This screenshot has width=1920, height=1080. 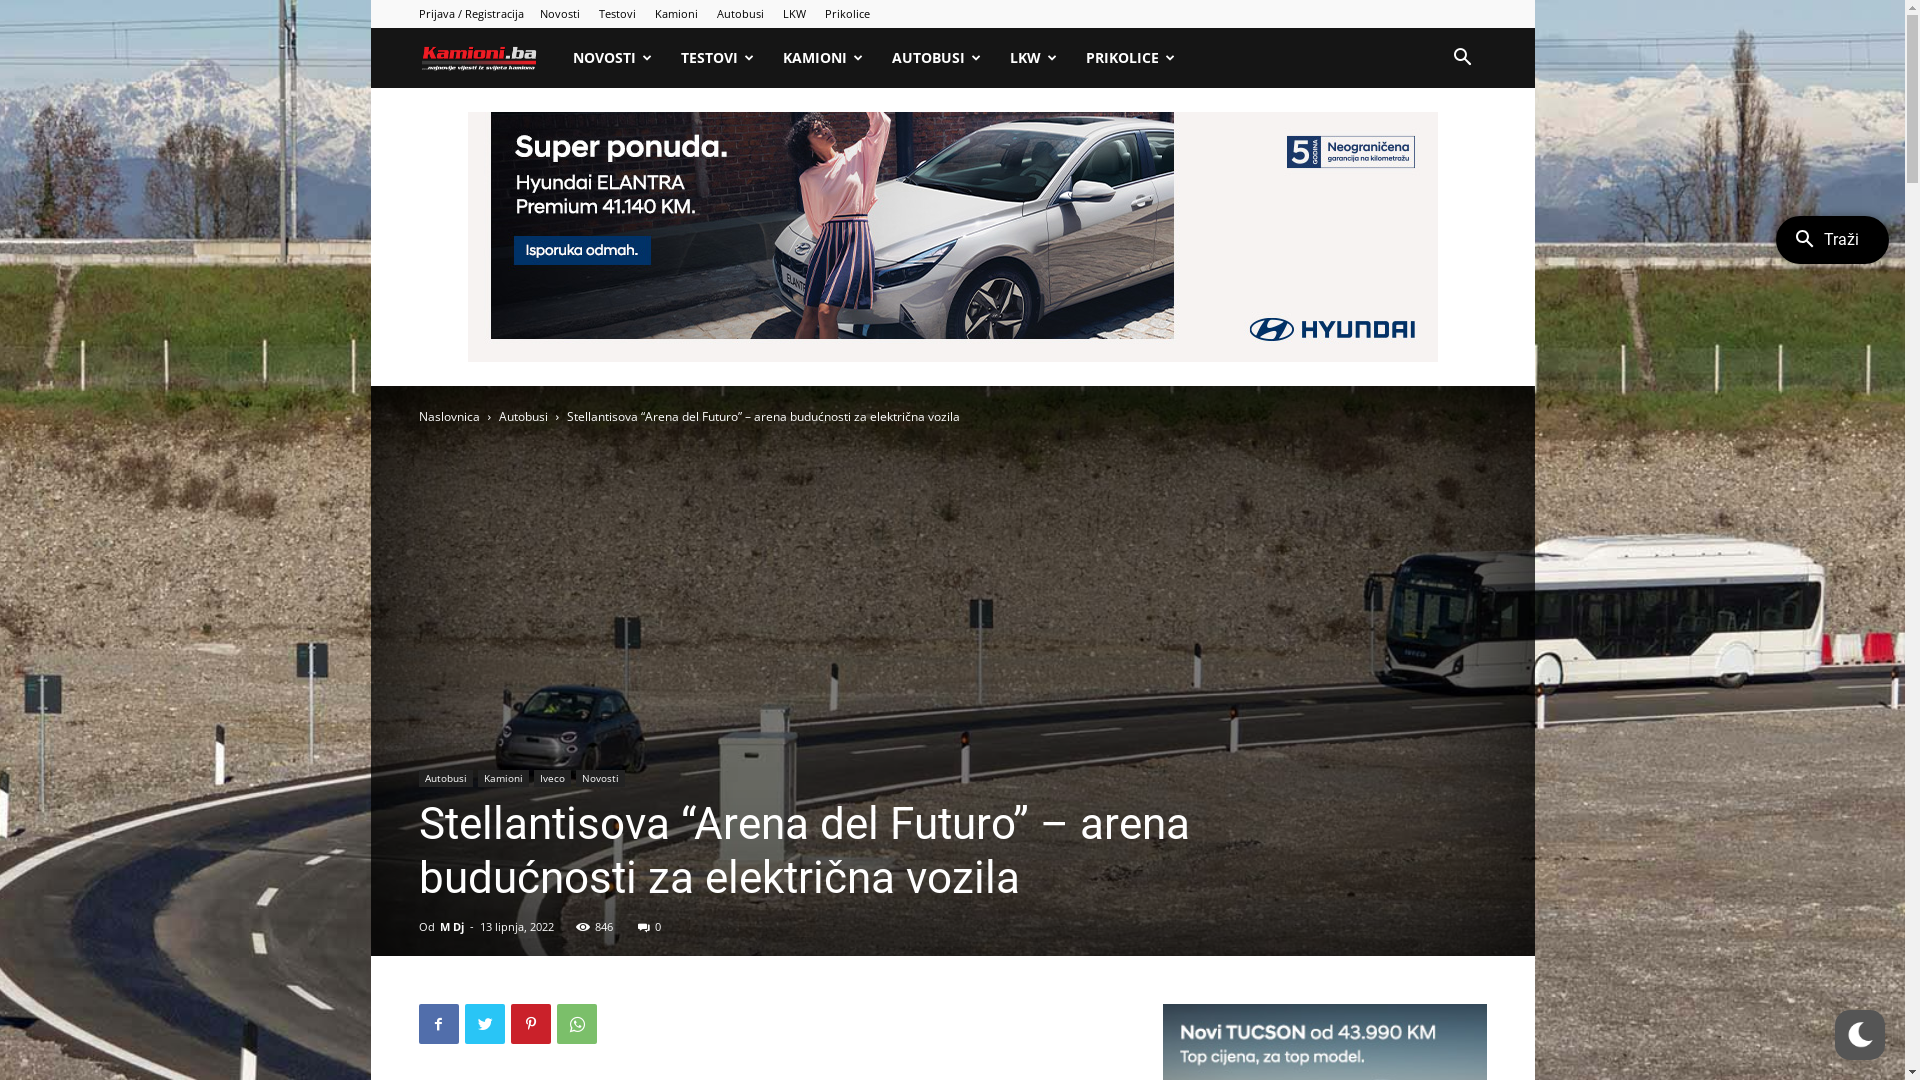 I want to click on 'TESTOVI', so click(x=718, y=56).